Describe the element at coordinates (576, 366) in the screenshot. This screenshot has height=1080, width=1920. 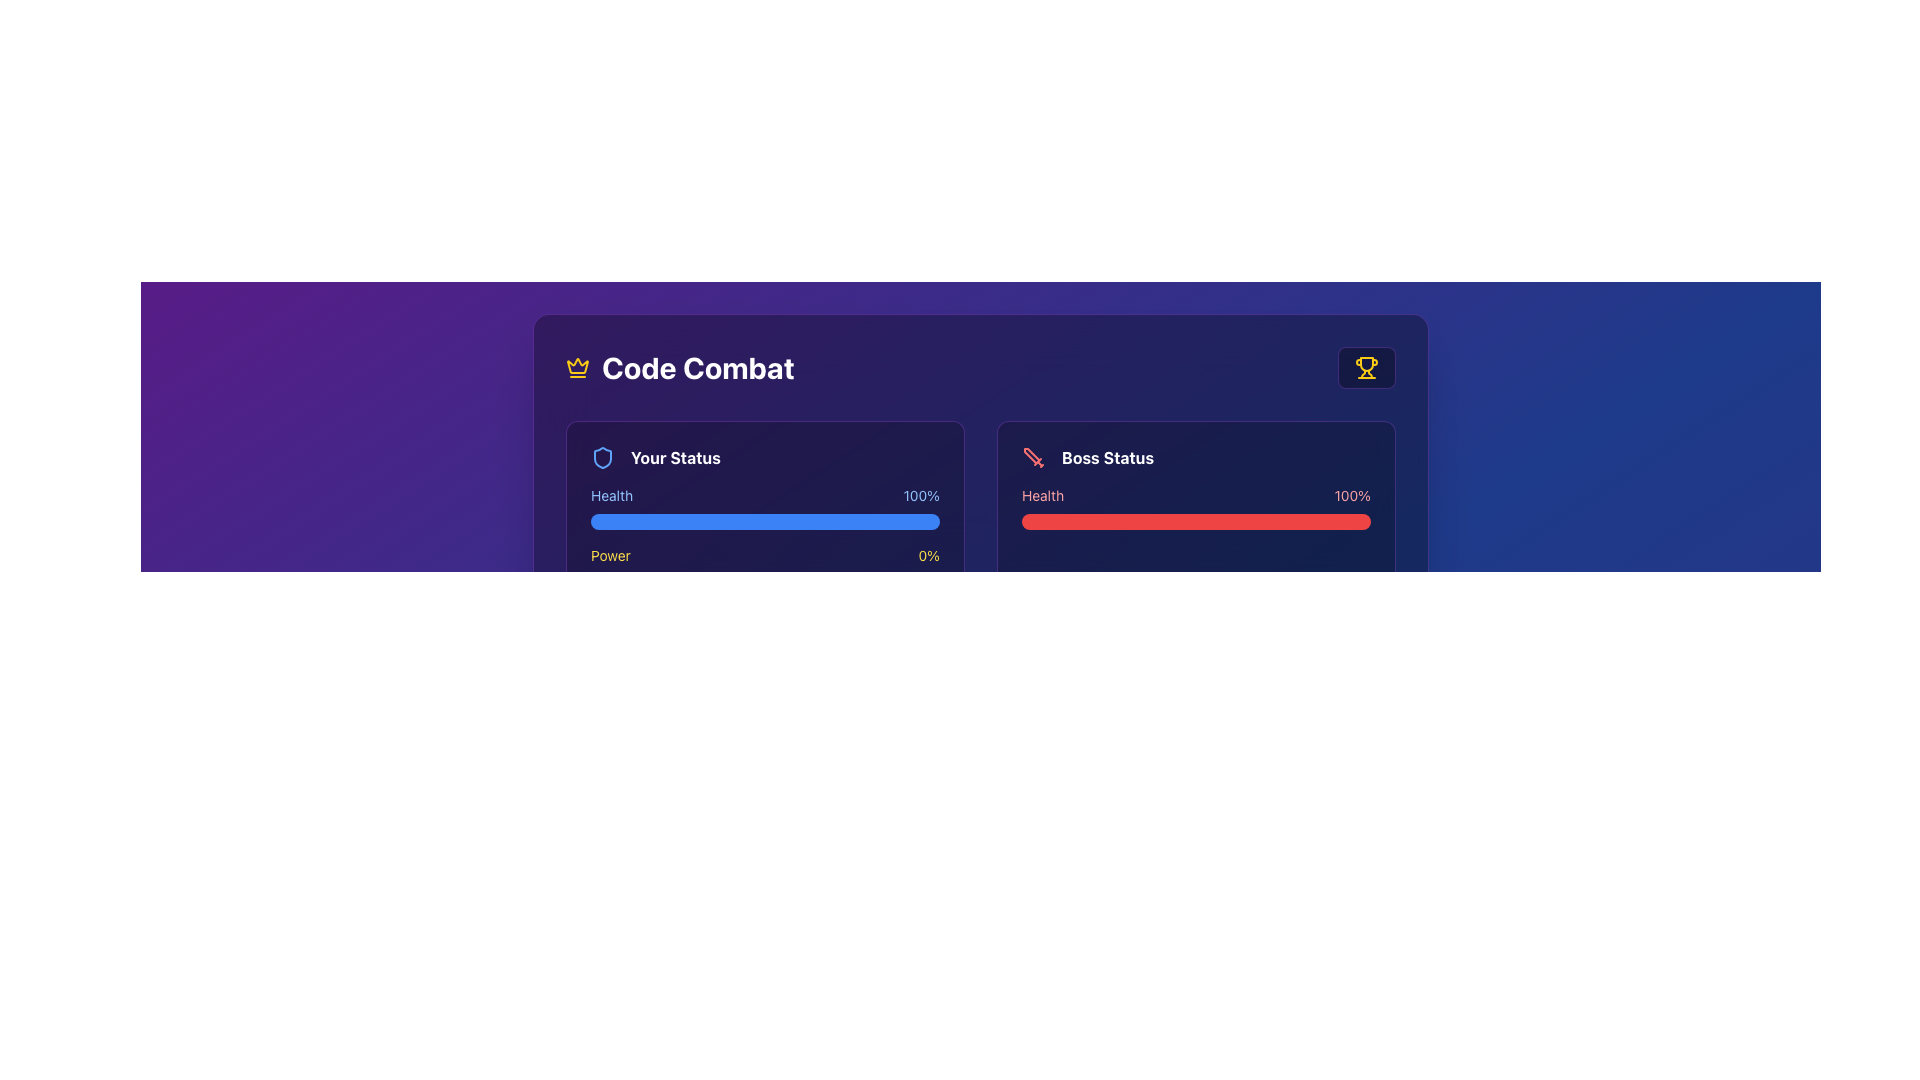
I see `the decorative icon located to the left of the text 'Code Combat' in the top-left corner of the interface` at that location.